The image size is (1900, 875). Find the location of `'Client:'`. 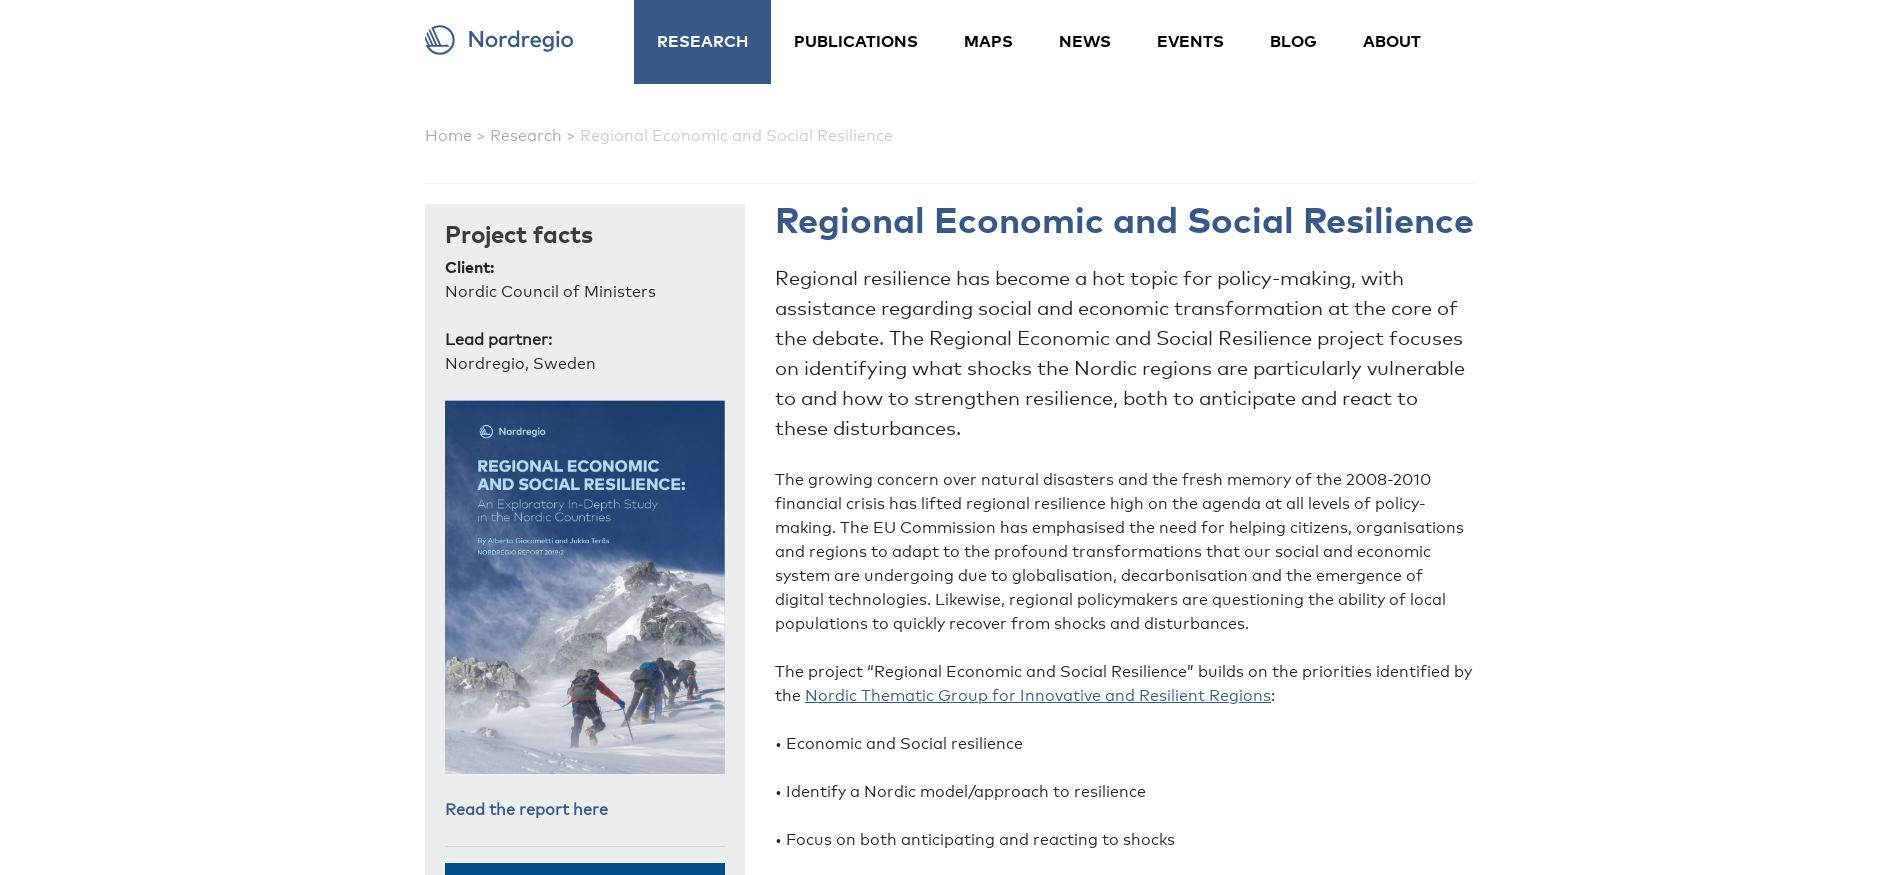

'Client:' is located at coordinates (468, 267).